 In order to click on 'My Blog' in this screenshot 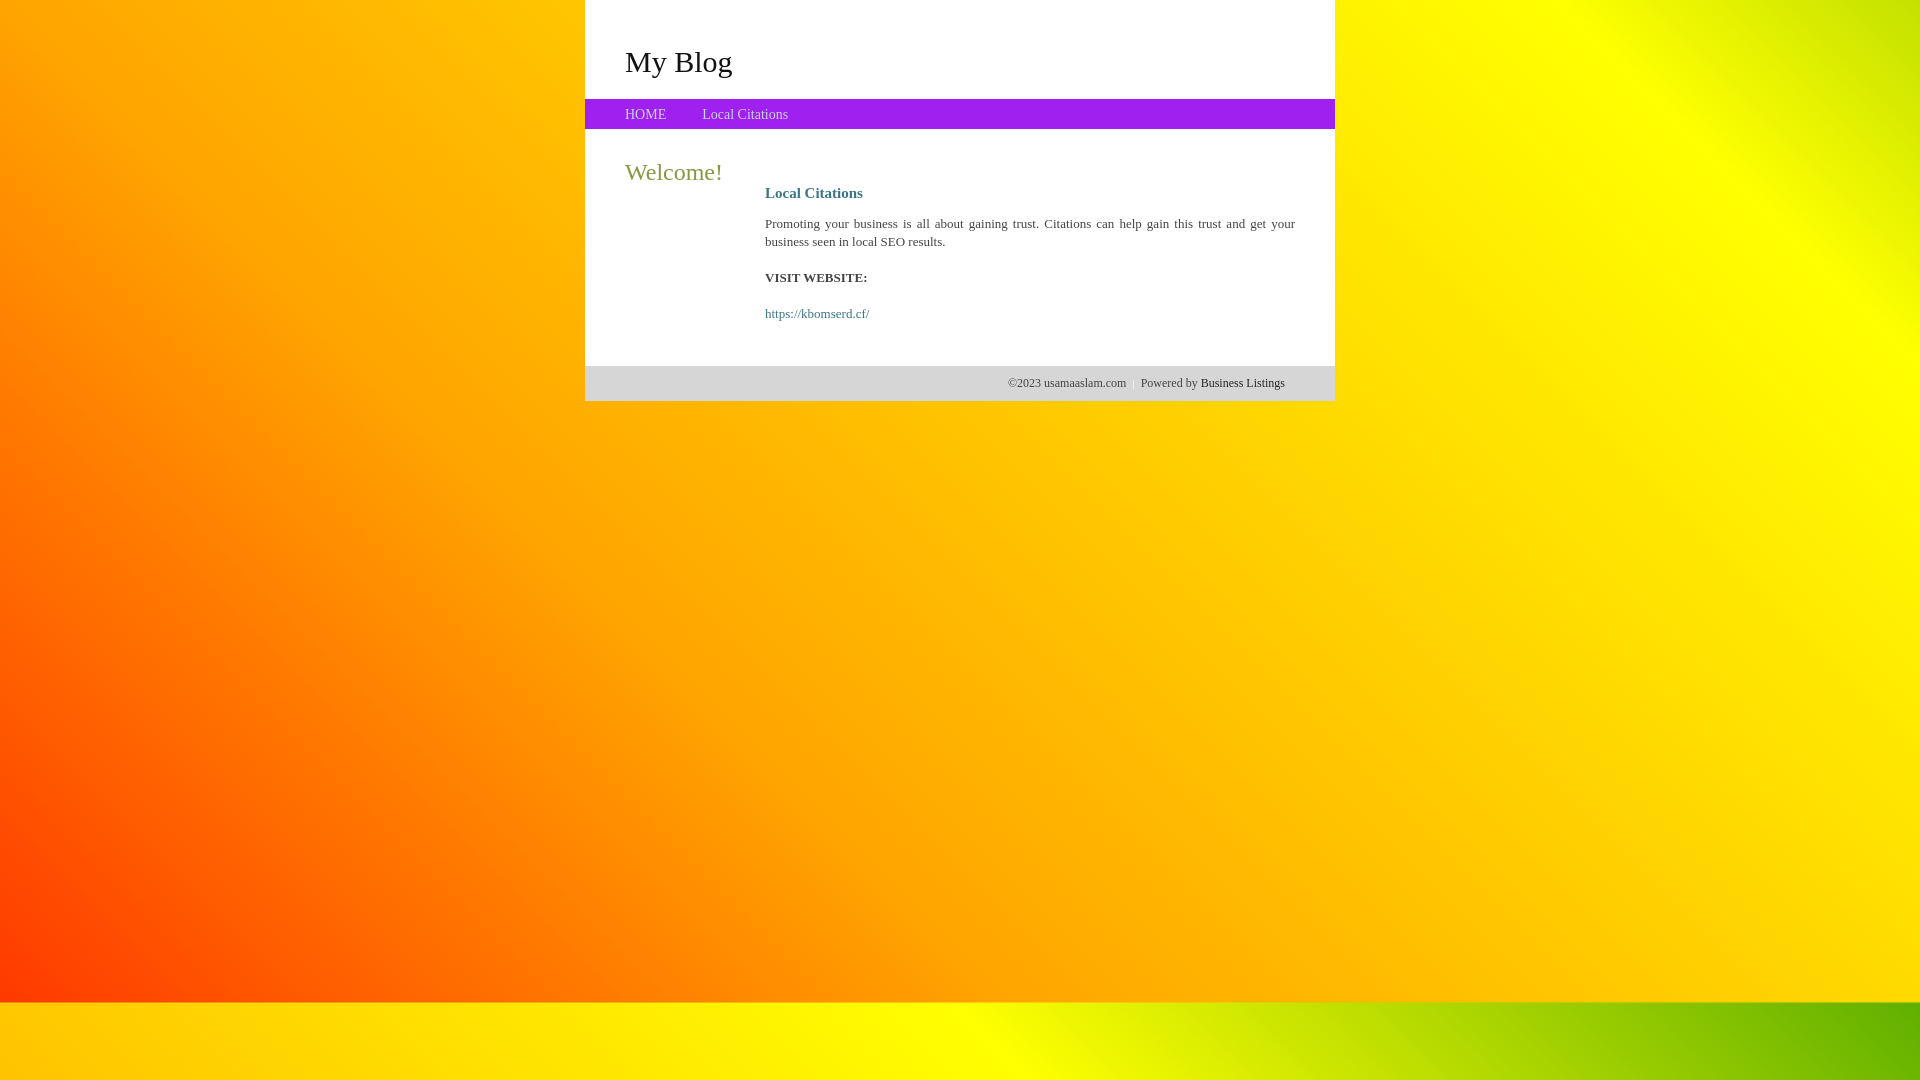, I will do `click(678, 60)`.